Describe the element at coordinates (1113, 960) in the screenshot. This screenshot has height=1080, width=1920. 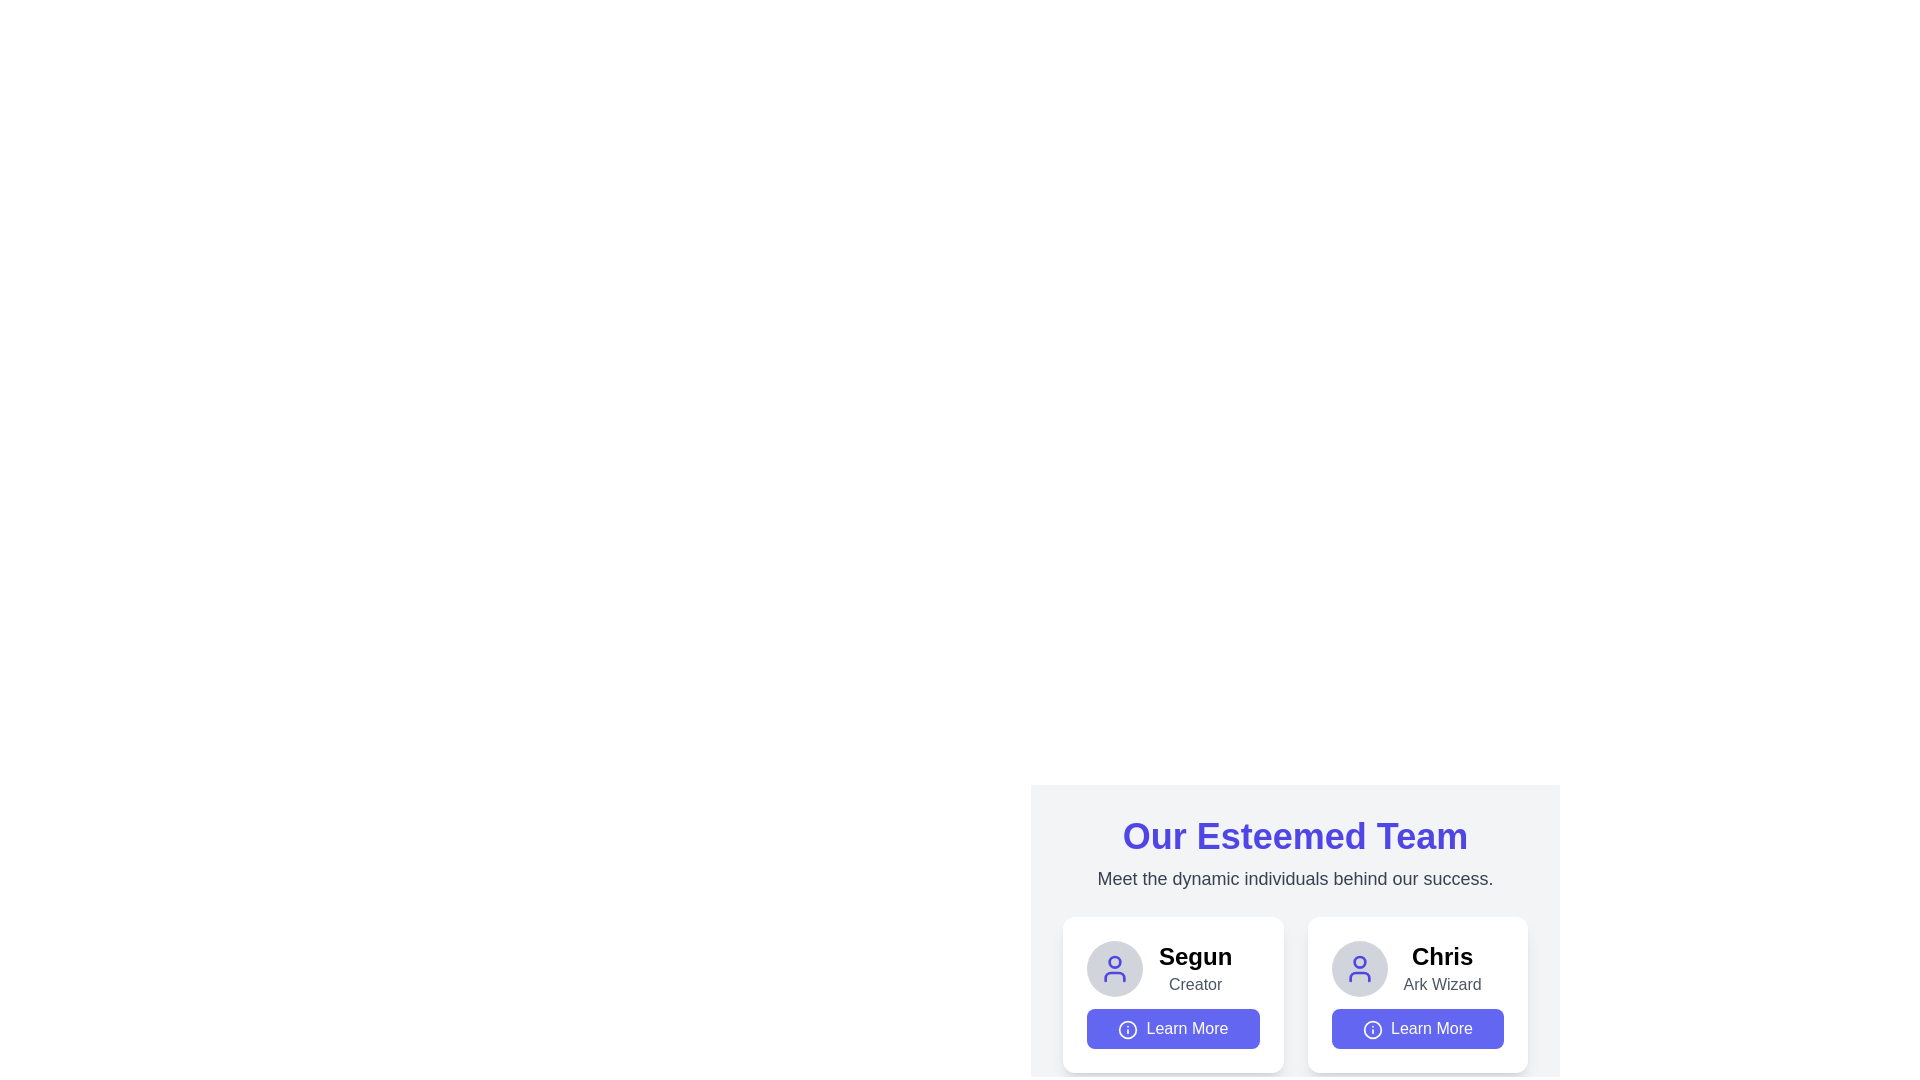
I see `the circular head representation of the user icon located in the 'Our Esteemed Team' section above the name 'Segun'` at that location.